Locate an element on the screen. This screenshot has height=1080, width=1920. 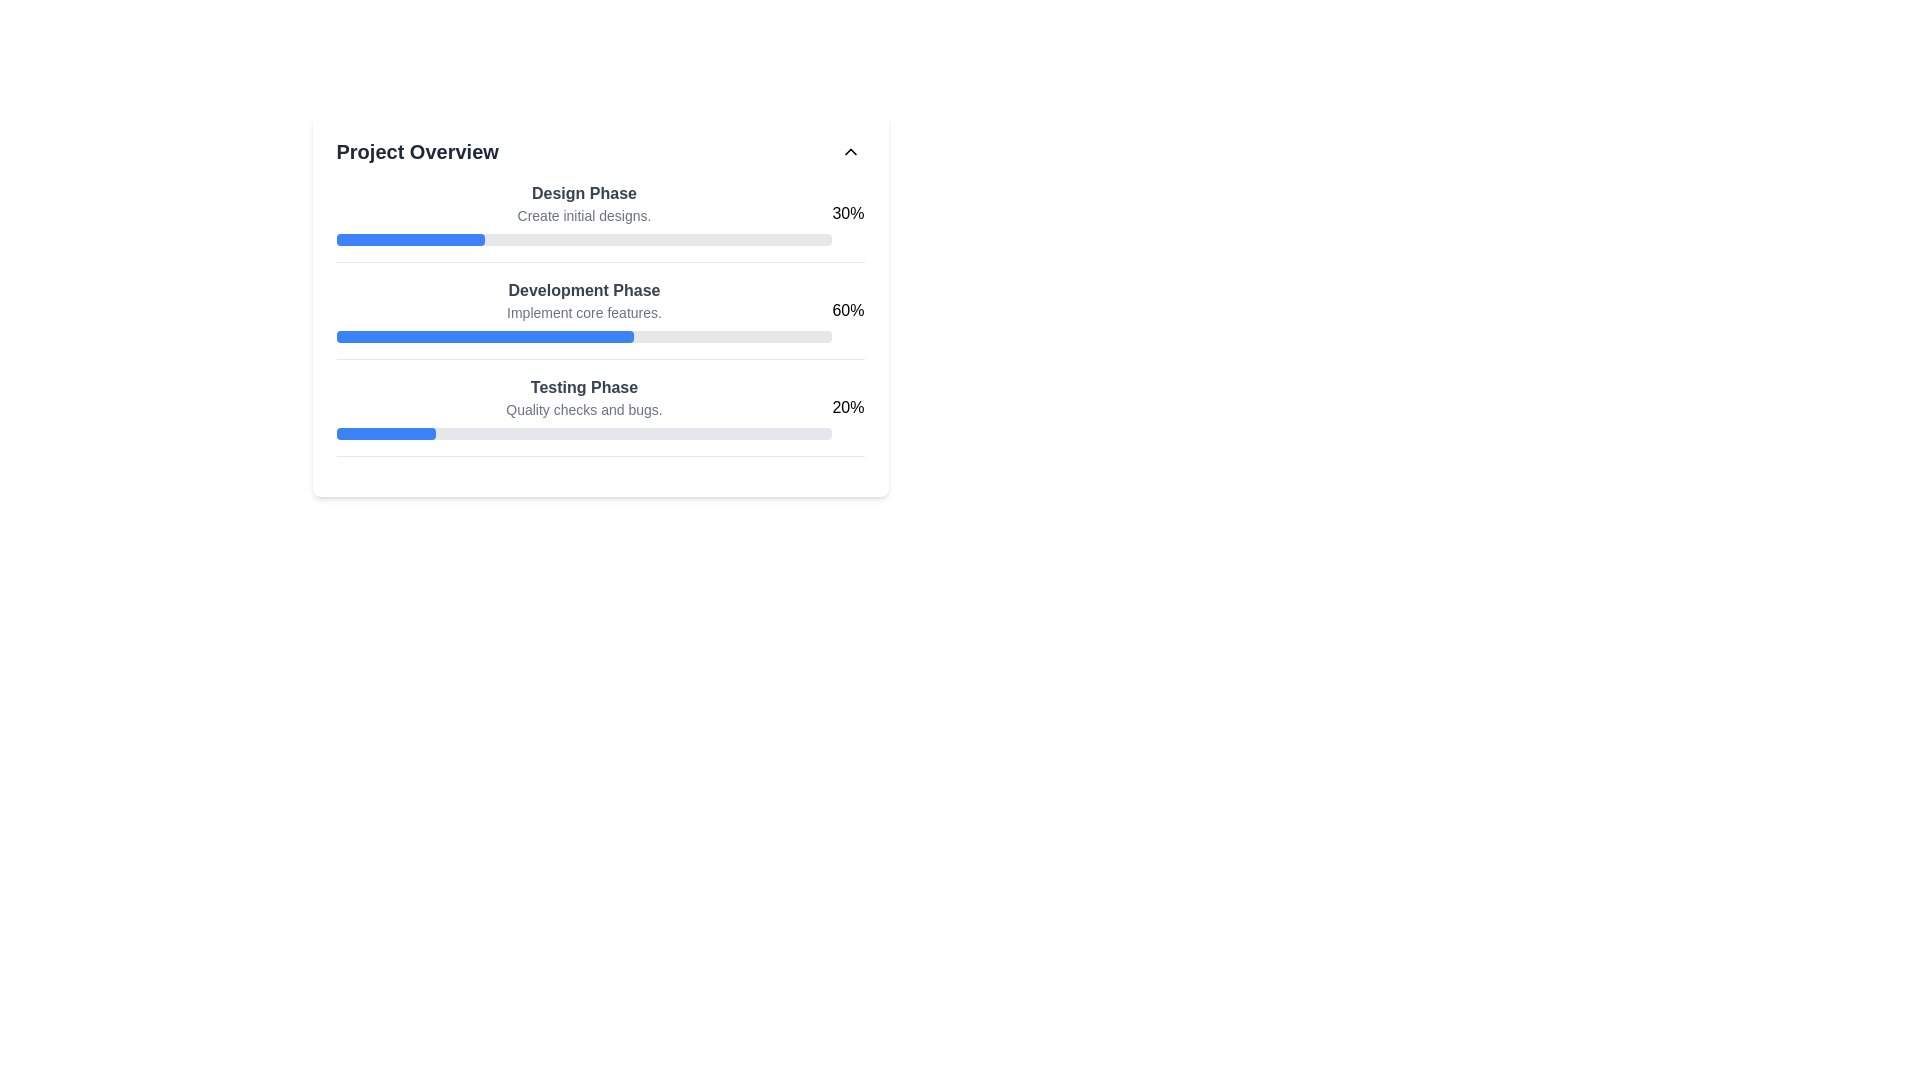
the '30%' bold text label, which is the rightmost element in the 'Design Phase' progress indicator section is located at coordinates (848, 213).